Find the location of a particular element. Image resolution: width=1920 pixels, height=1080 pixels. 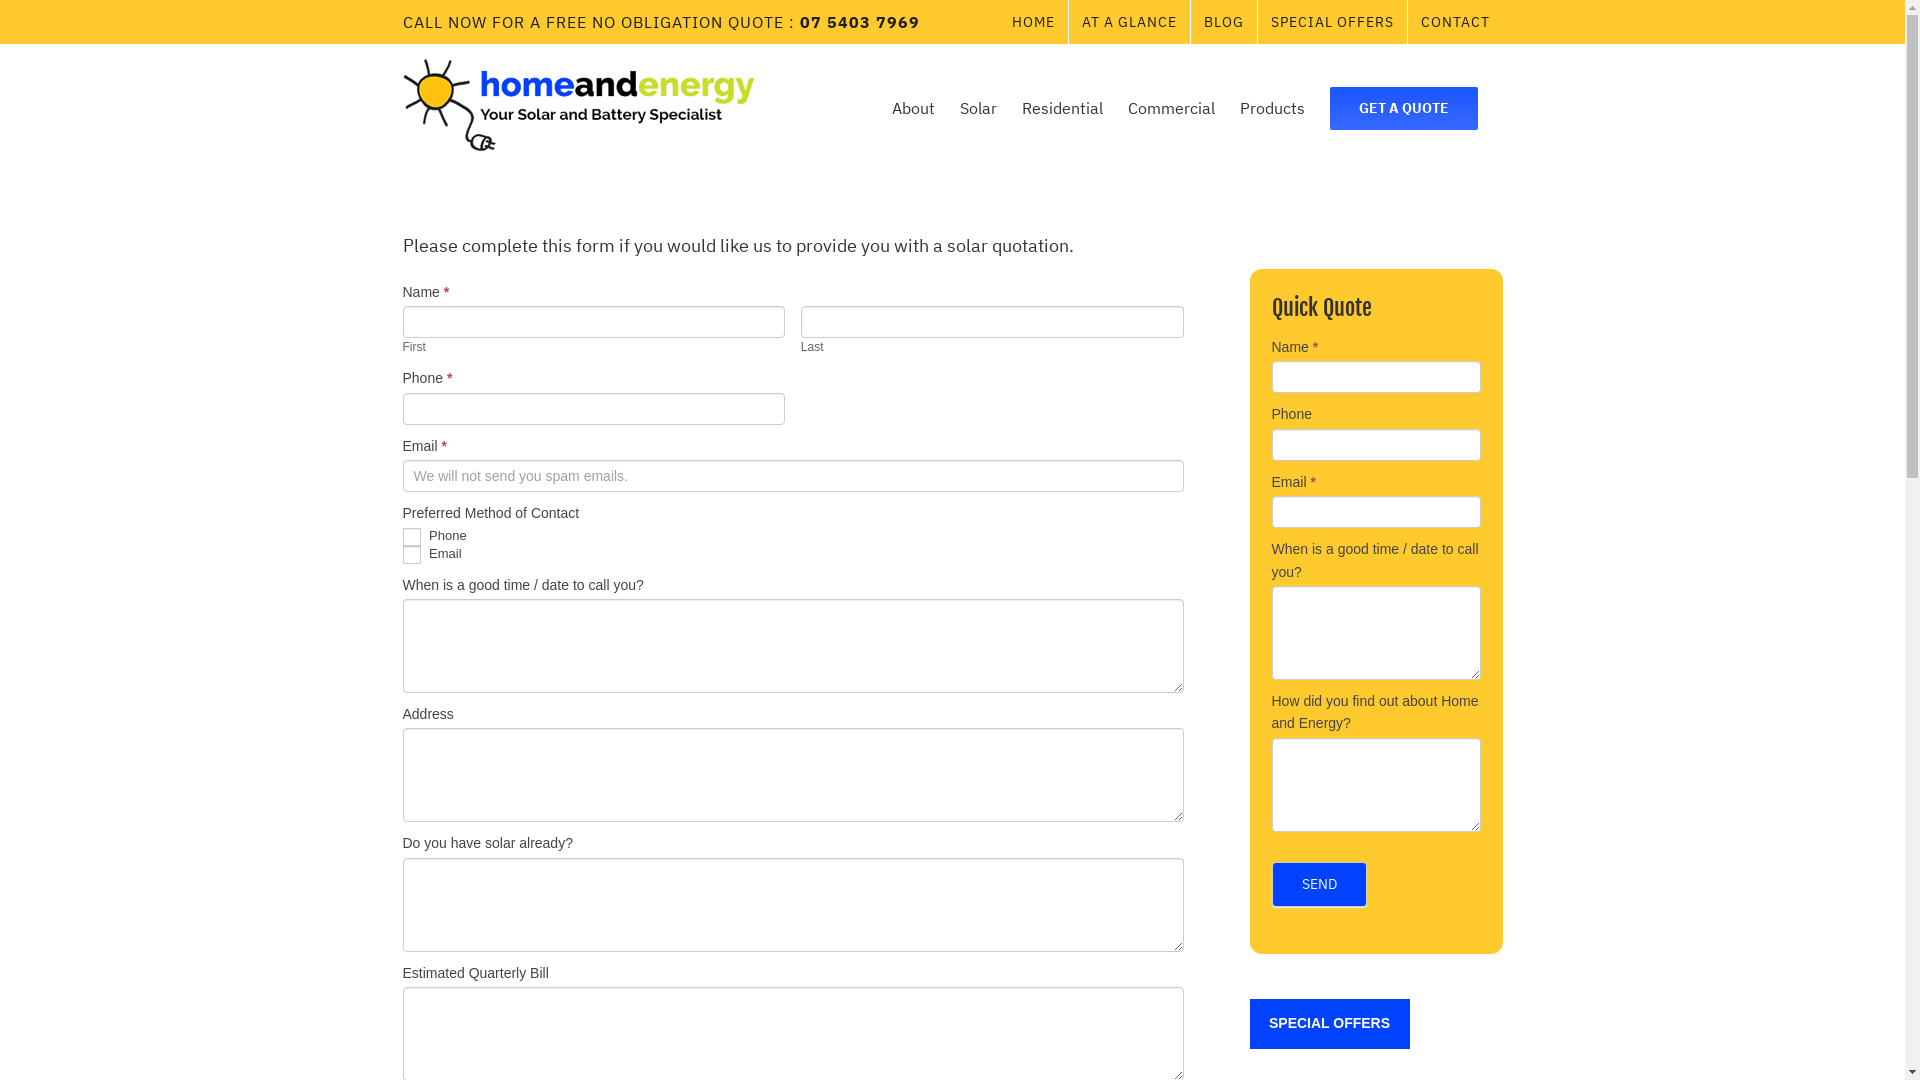

'HOME' is located at coordinates (1032, 22).